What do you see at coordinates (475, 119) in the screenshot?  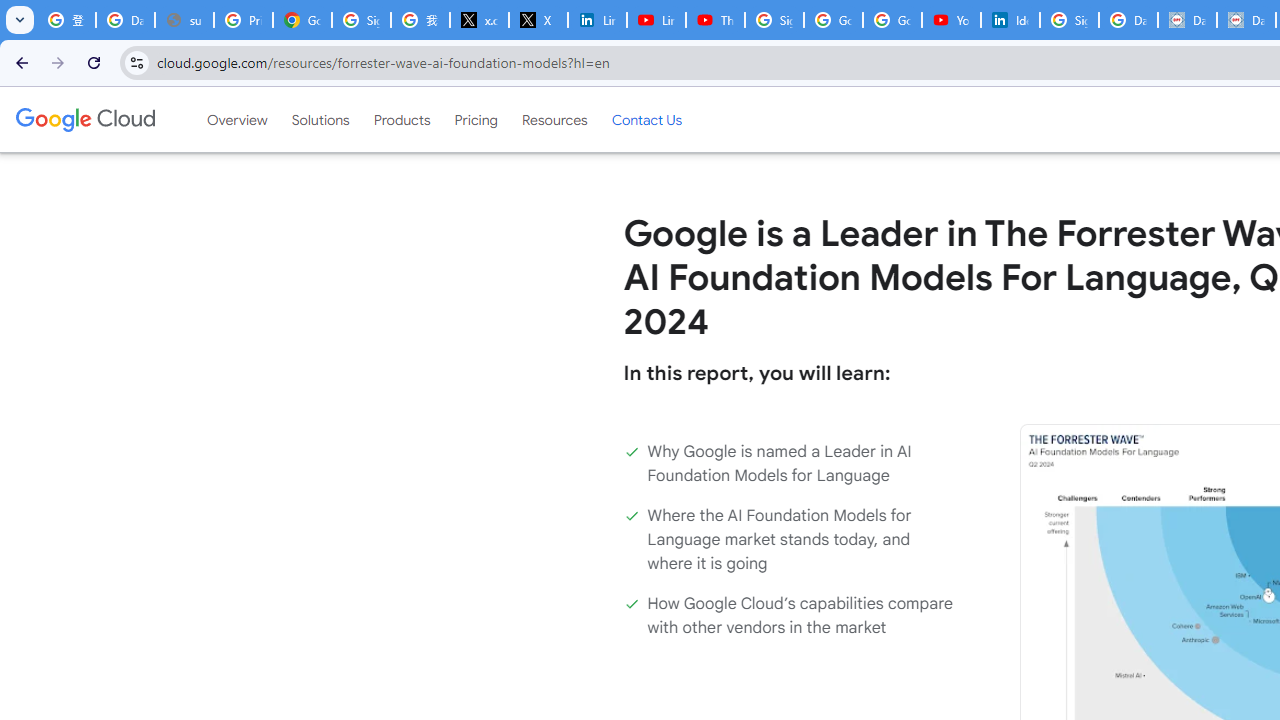 I see `'Pricing'` at bounding box center [475, 119].